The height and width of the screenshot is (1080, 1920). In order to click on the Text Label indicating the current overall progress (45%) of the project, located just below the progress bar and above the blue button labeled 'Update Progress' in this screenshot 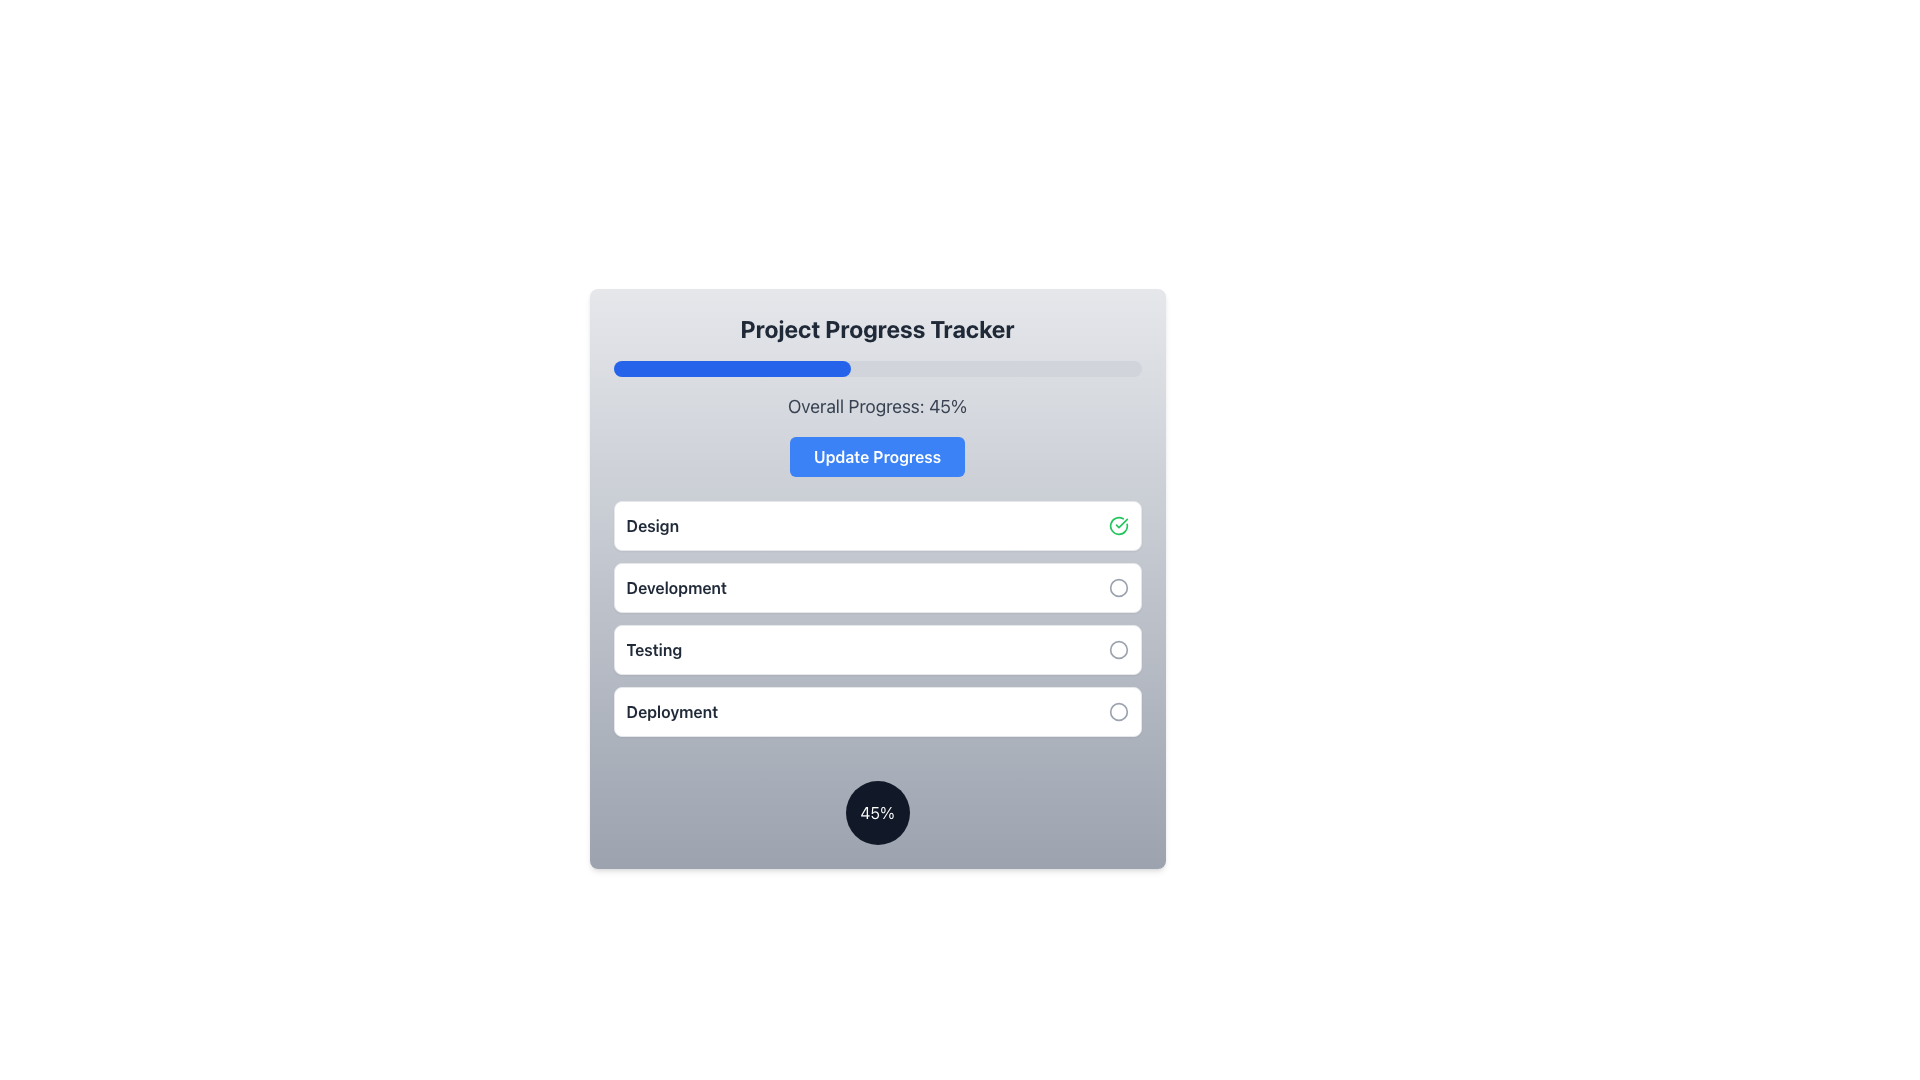, I will do `click(877, 406)`.